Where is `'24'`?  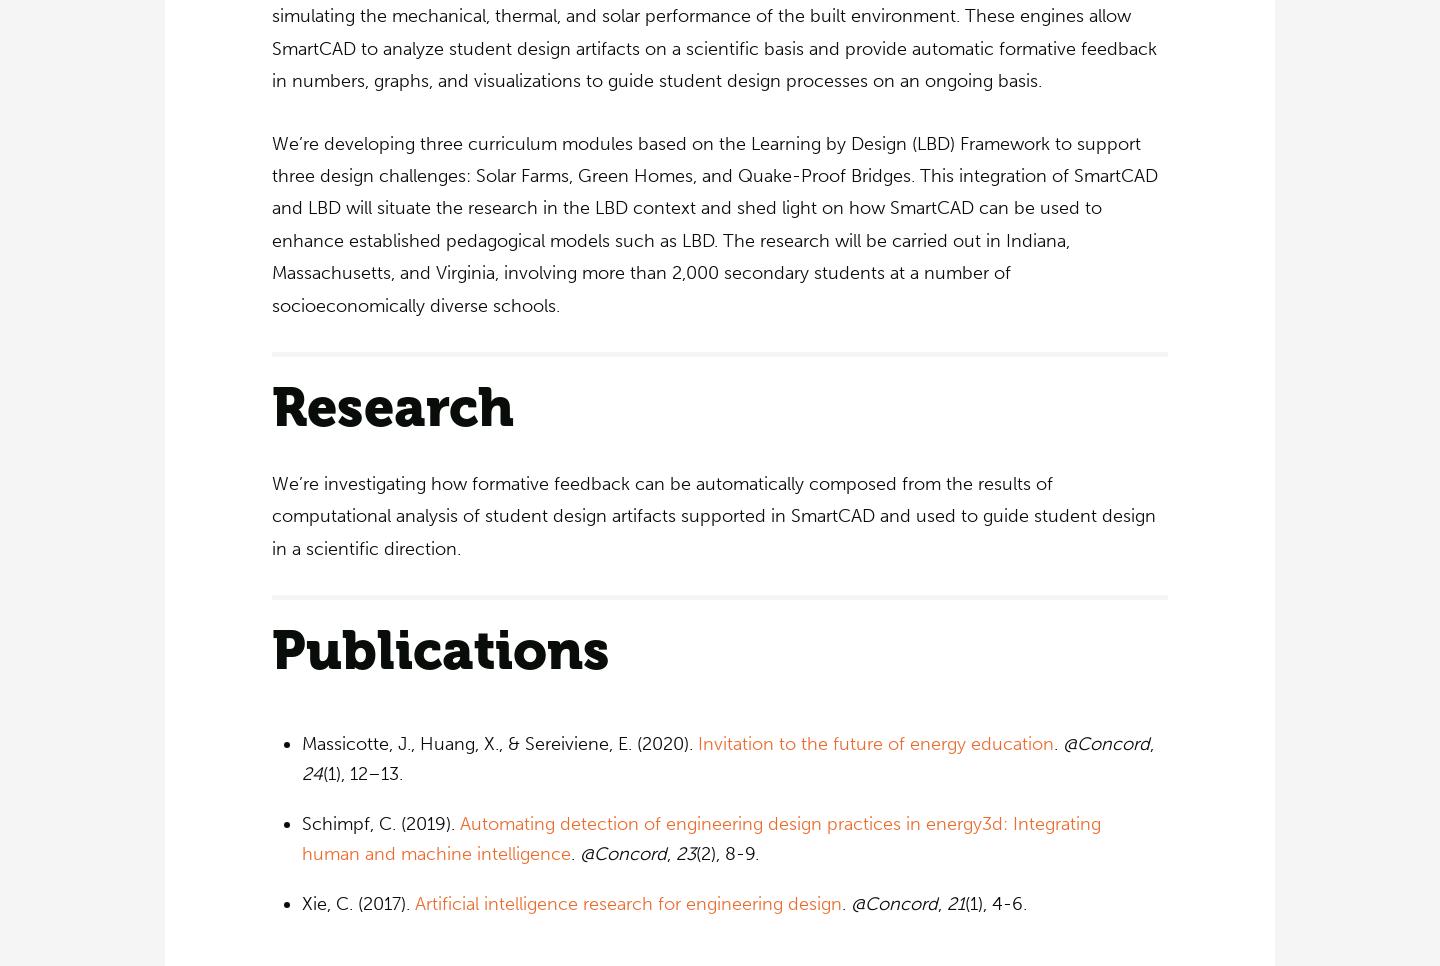 '24' is located at coordinates (312, 772).